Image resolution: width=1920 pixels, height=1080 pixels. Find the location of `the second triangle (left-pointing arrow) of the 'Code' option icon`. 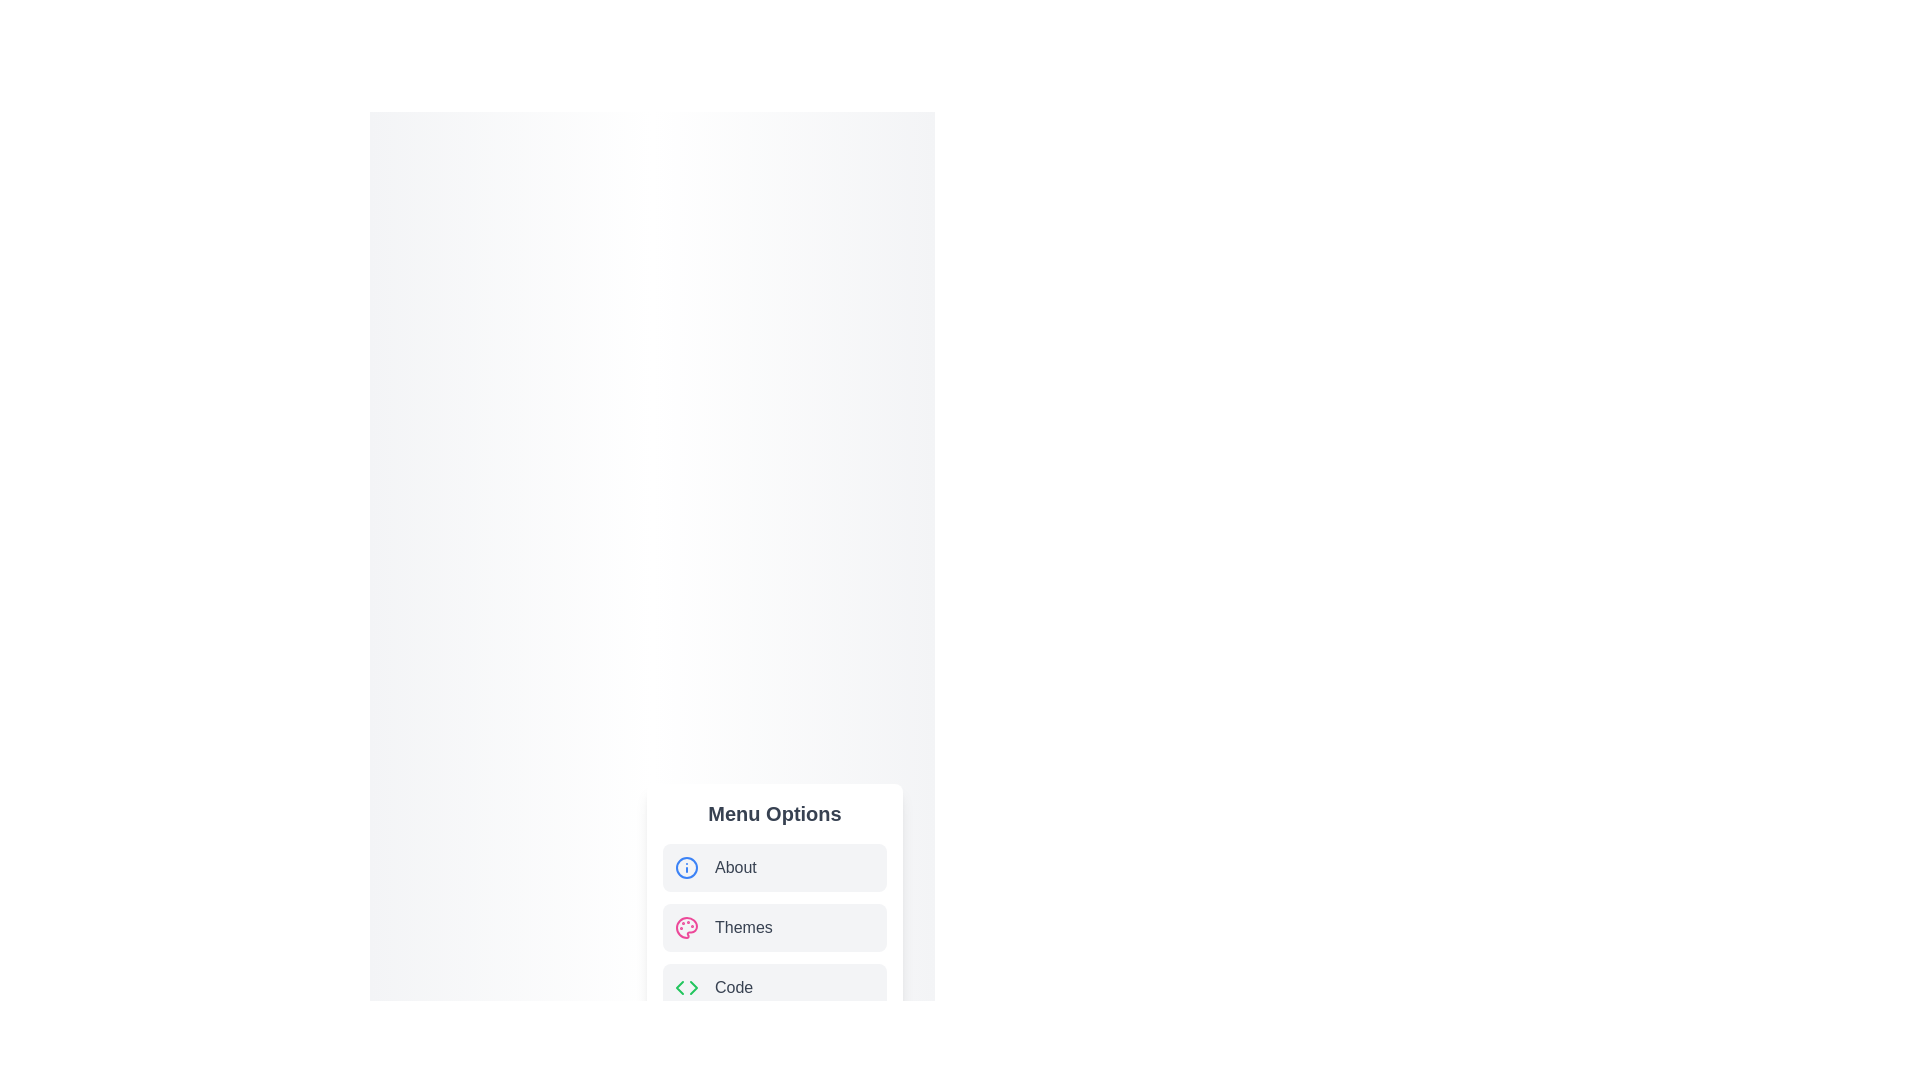

the second triangle (left-pointing arrow) of the 'Code' option icon is located at coordinates (680, 986).